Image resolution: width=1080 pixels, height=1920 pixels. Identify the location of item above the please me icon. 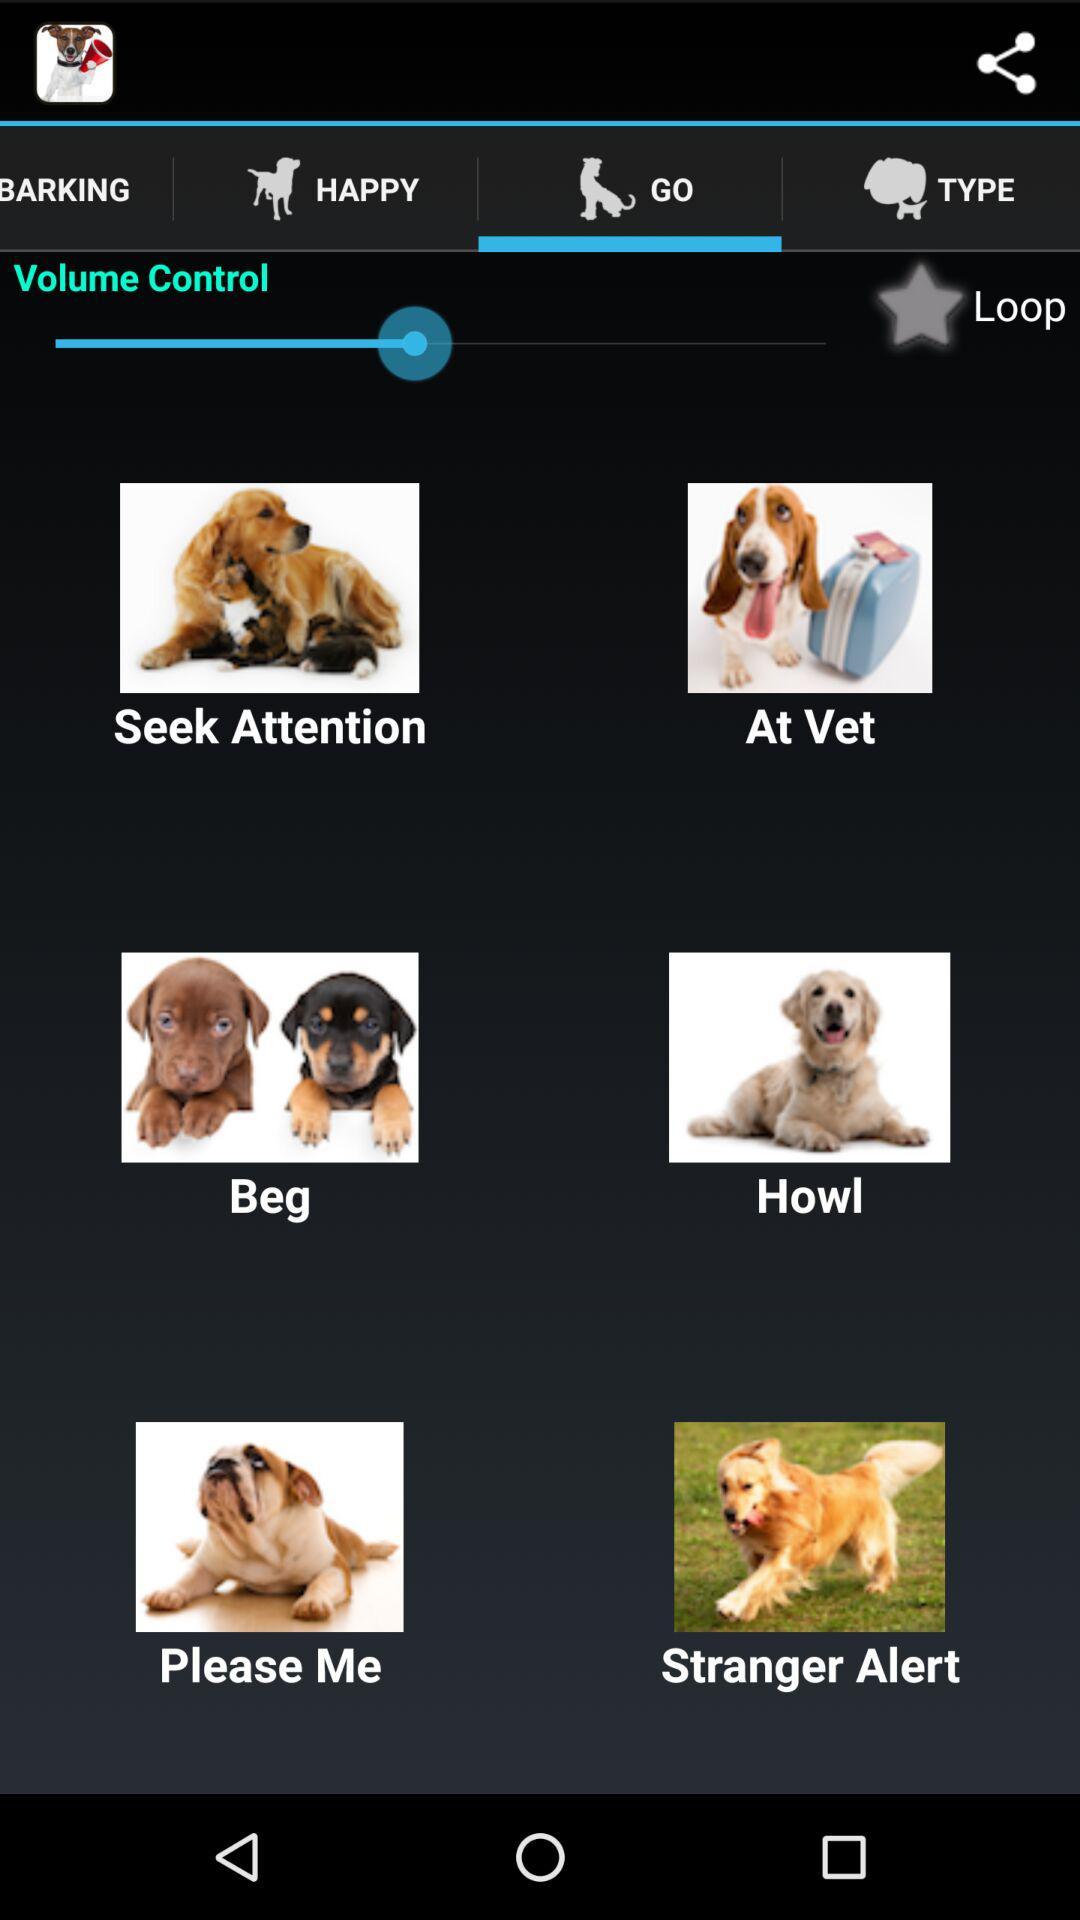
(270, 1088).